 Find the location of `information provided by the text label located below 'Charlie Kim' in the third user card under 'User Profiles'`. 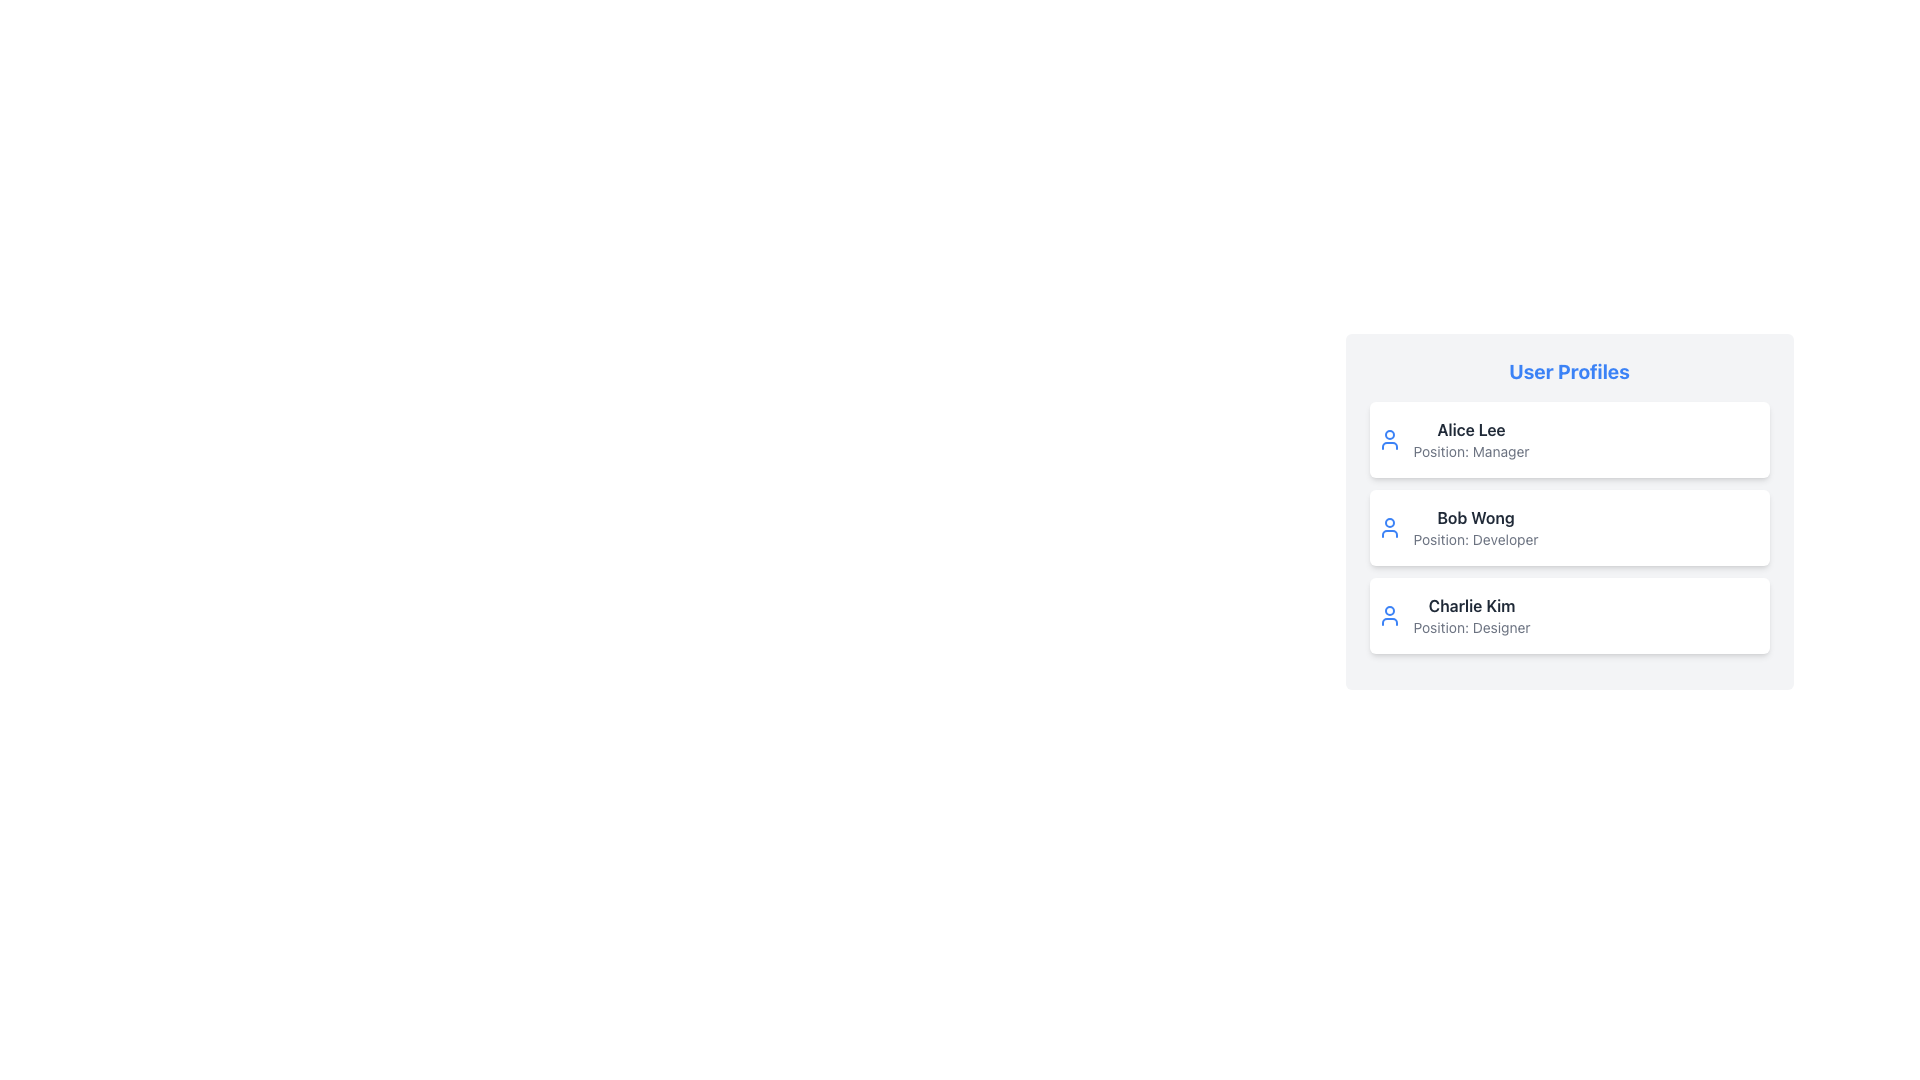

information provided by the text label located below 'Charlie Kim' in the third user card under 'User Profiles' is located at coordinates (1472, 627).